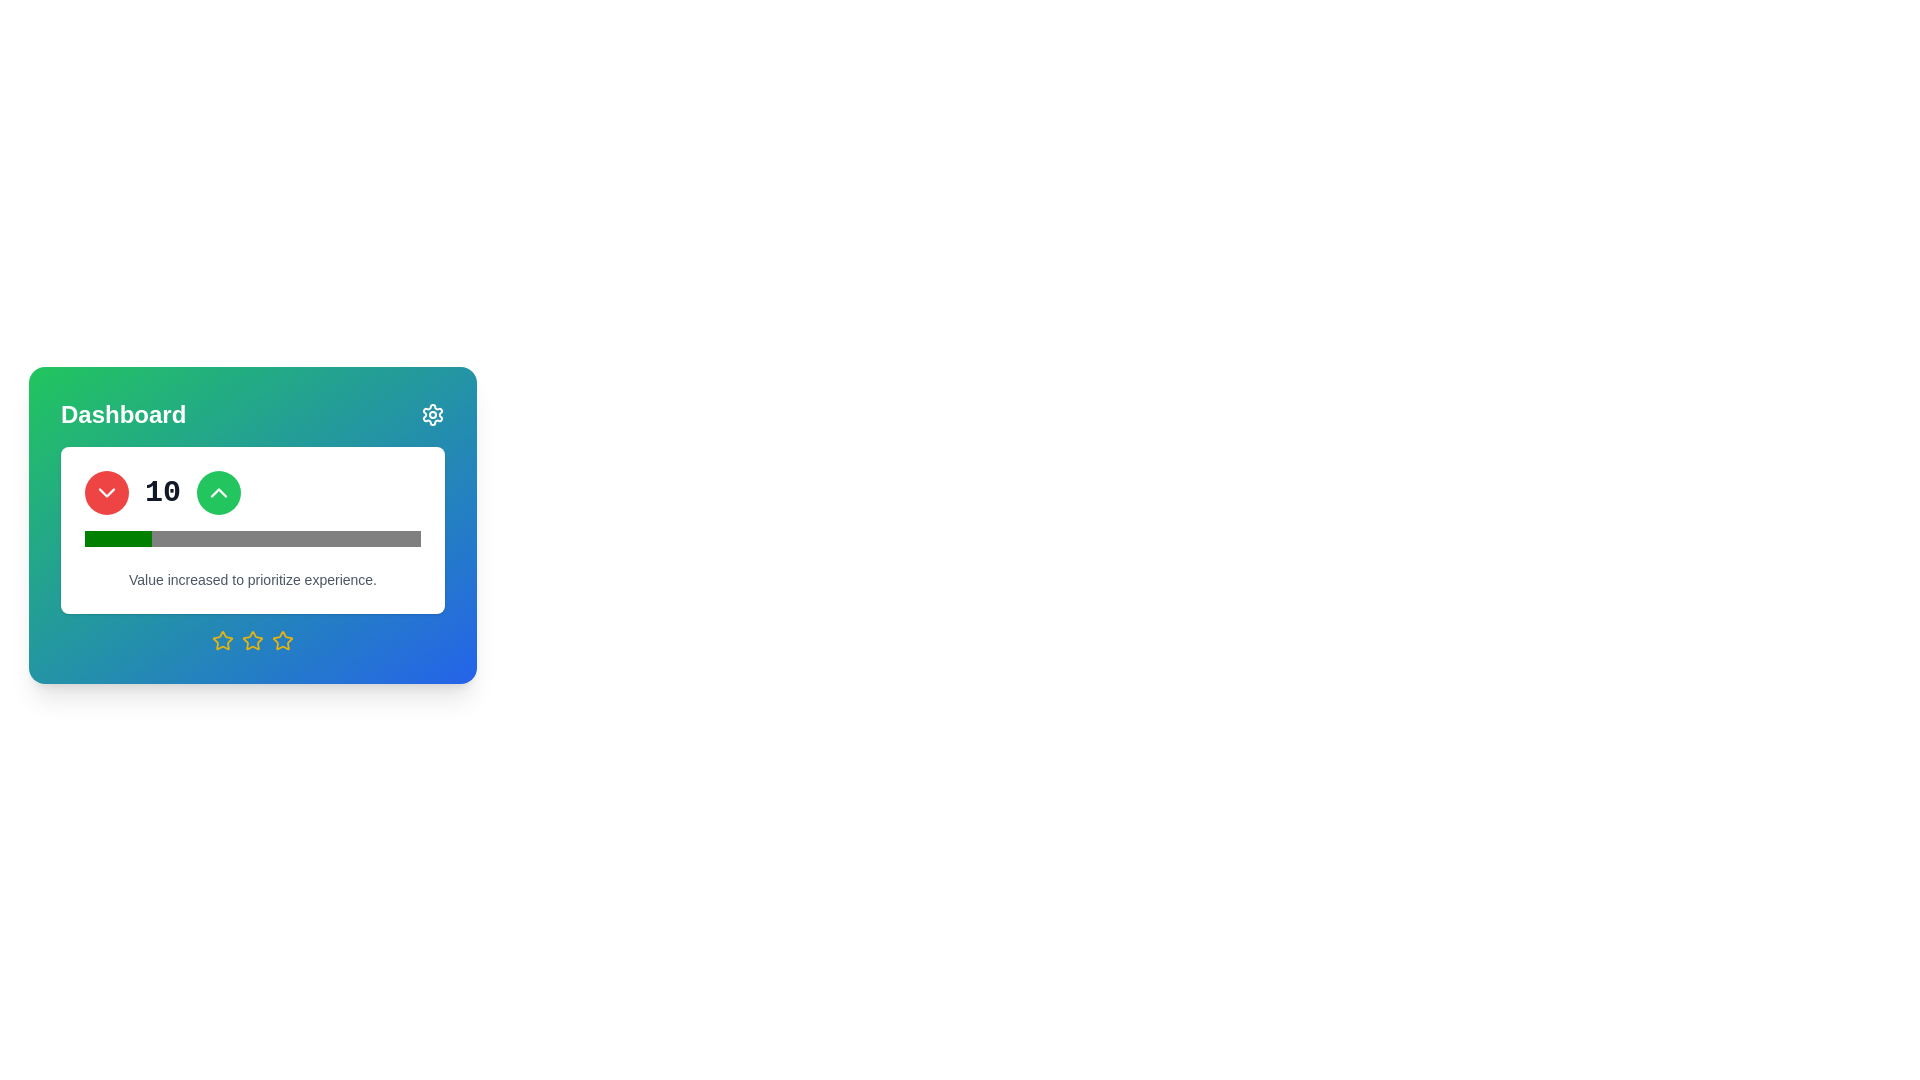 This screenshot has height=1080, width=1920. Describe the element at coordinates (431, 414) in the screenshot. I see `the circular gear icon located` at that location.